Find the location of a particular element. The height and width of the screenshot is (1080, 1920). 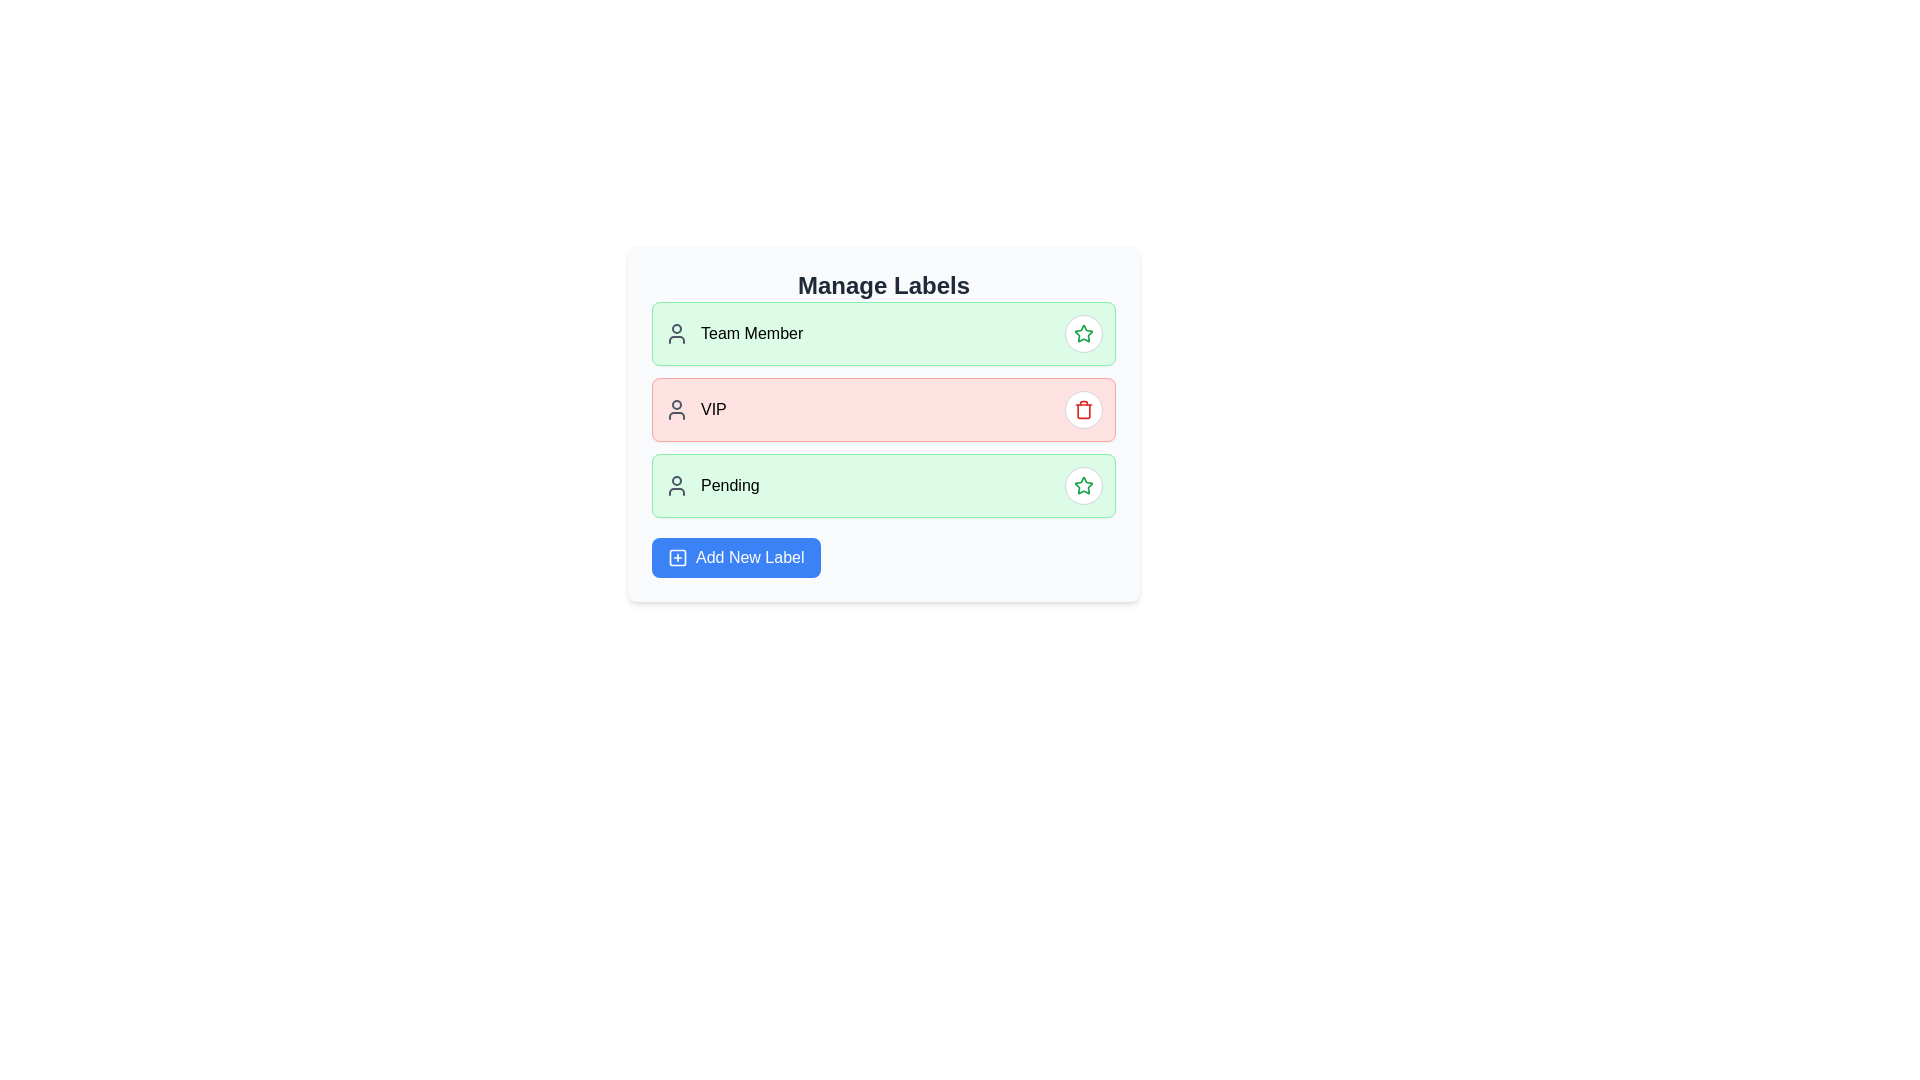

the circular button with a red trash can icon is located at coordinates (1083, 408).